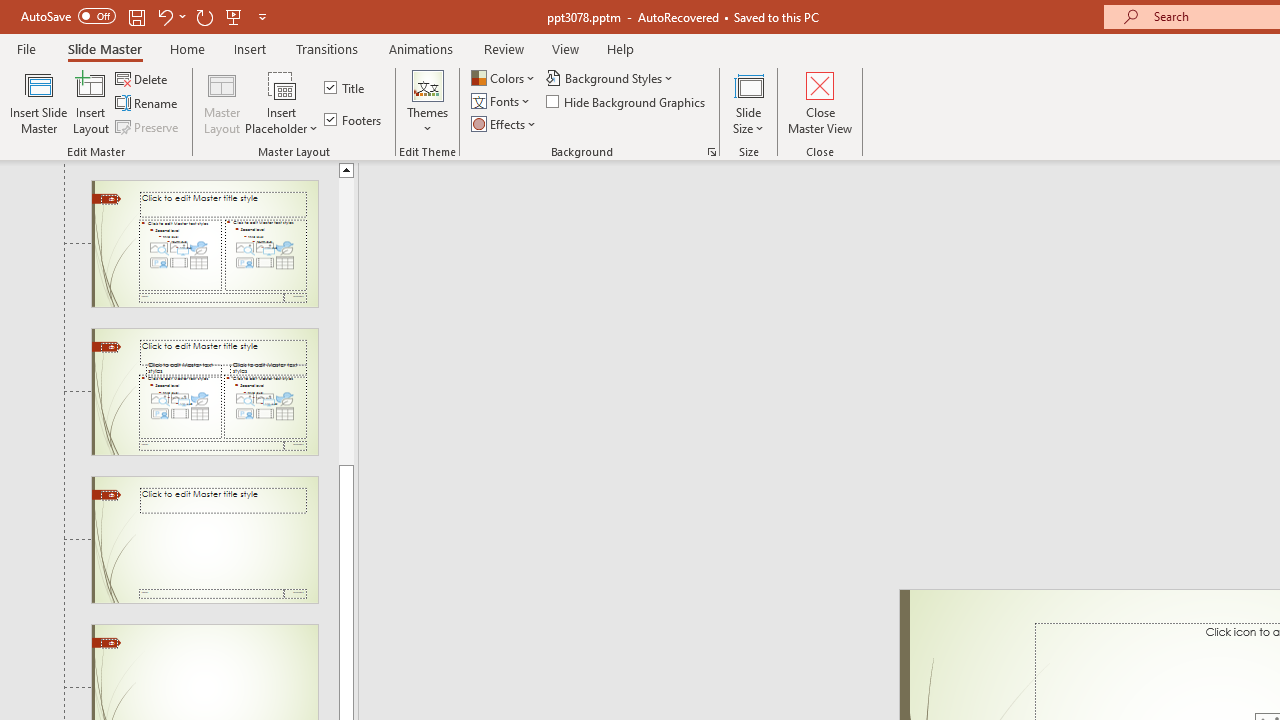 The width and height of the screenshot is (1280, 720). I want to click on 'Line up', so click(346, 168).